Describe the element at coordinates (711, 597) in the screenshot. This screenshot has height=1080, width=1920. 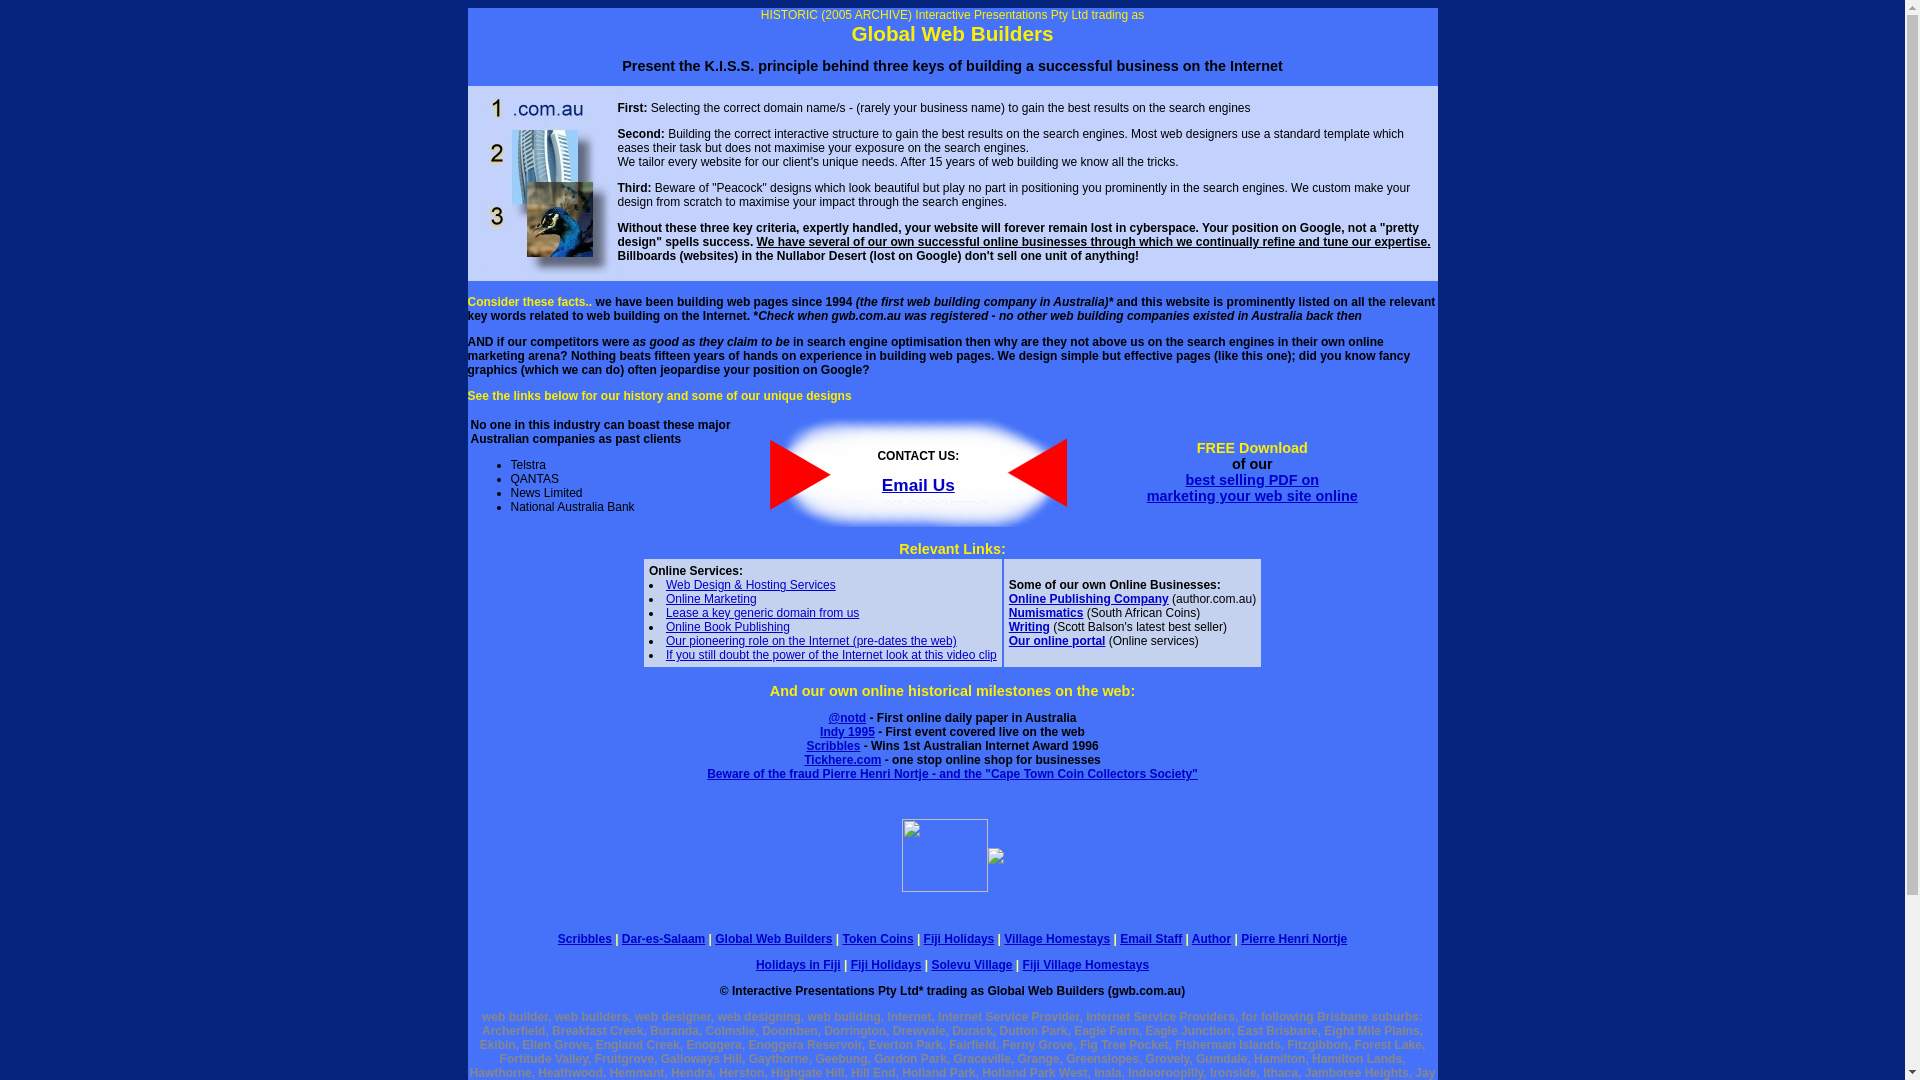
I see `'Online Marketing'` at that location.